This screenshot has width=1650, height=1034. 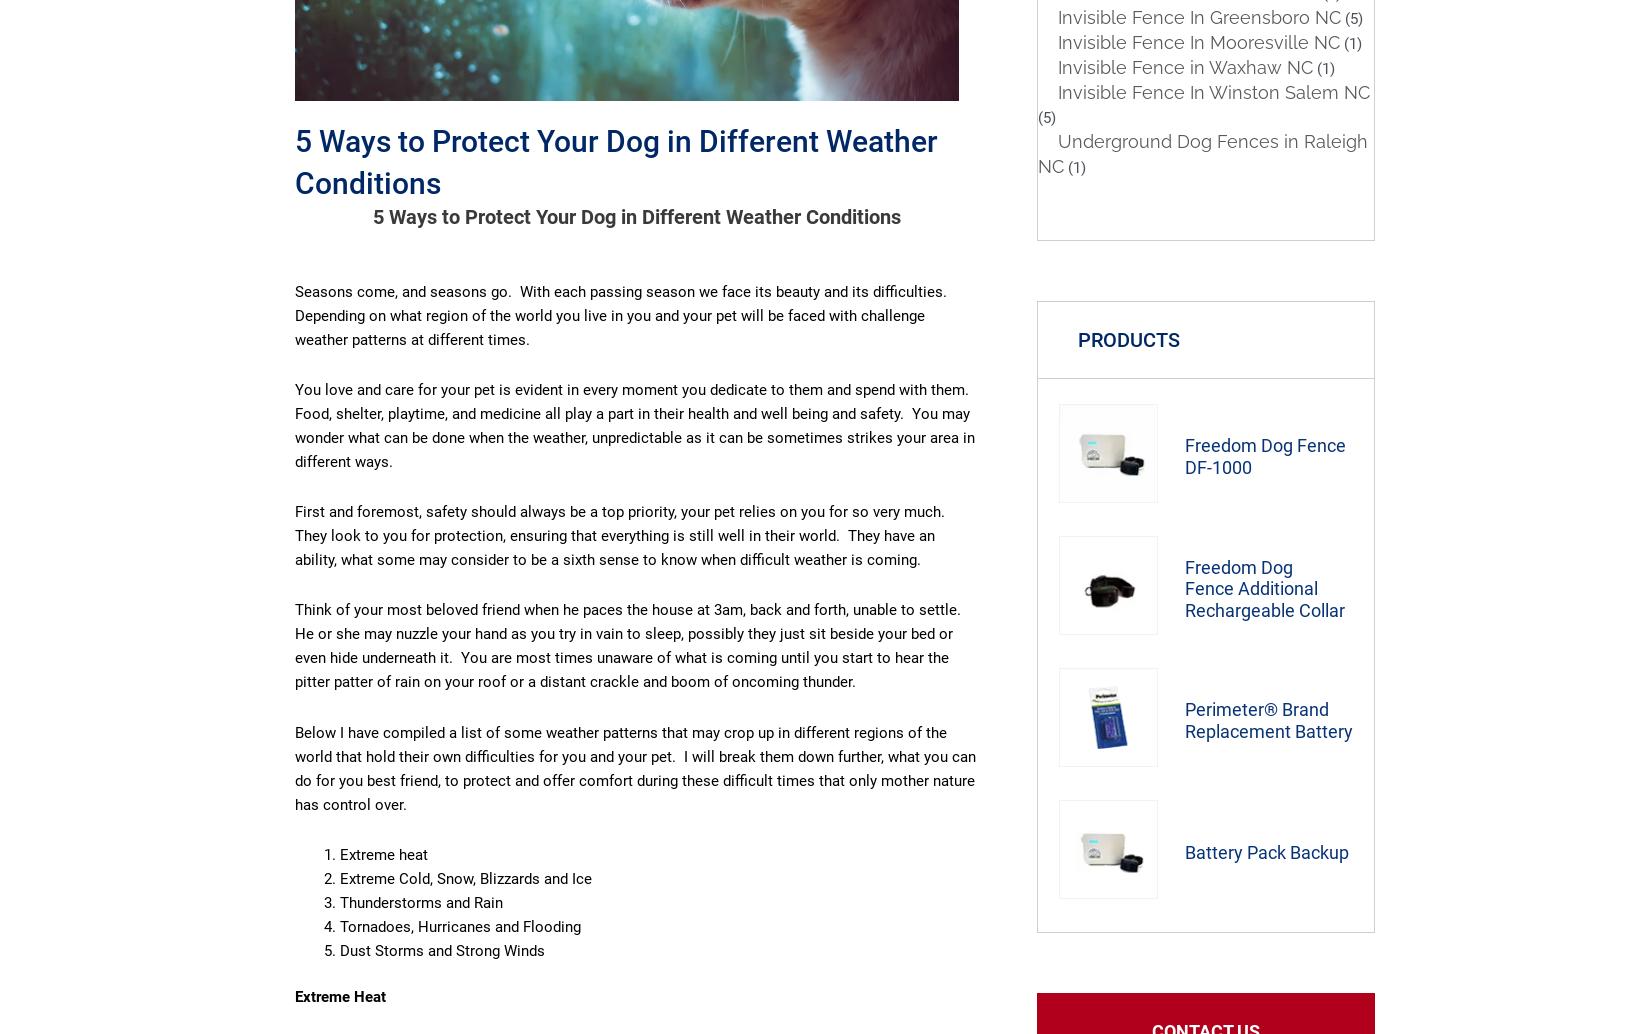 What do you see at coordinates (633, 423) in the screenshot?
I see `'You love and care for your pet is evident in every moment you dedicate to them and spend with them.  Food, shelter, playtime, and medicine all play a part in their health and well being and safety.  You may wonder what can be done when the weather, unpredictable as it can be sometimes strikes your area in different ways.'` at bounding box center [633, 423].